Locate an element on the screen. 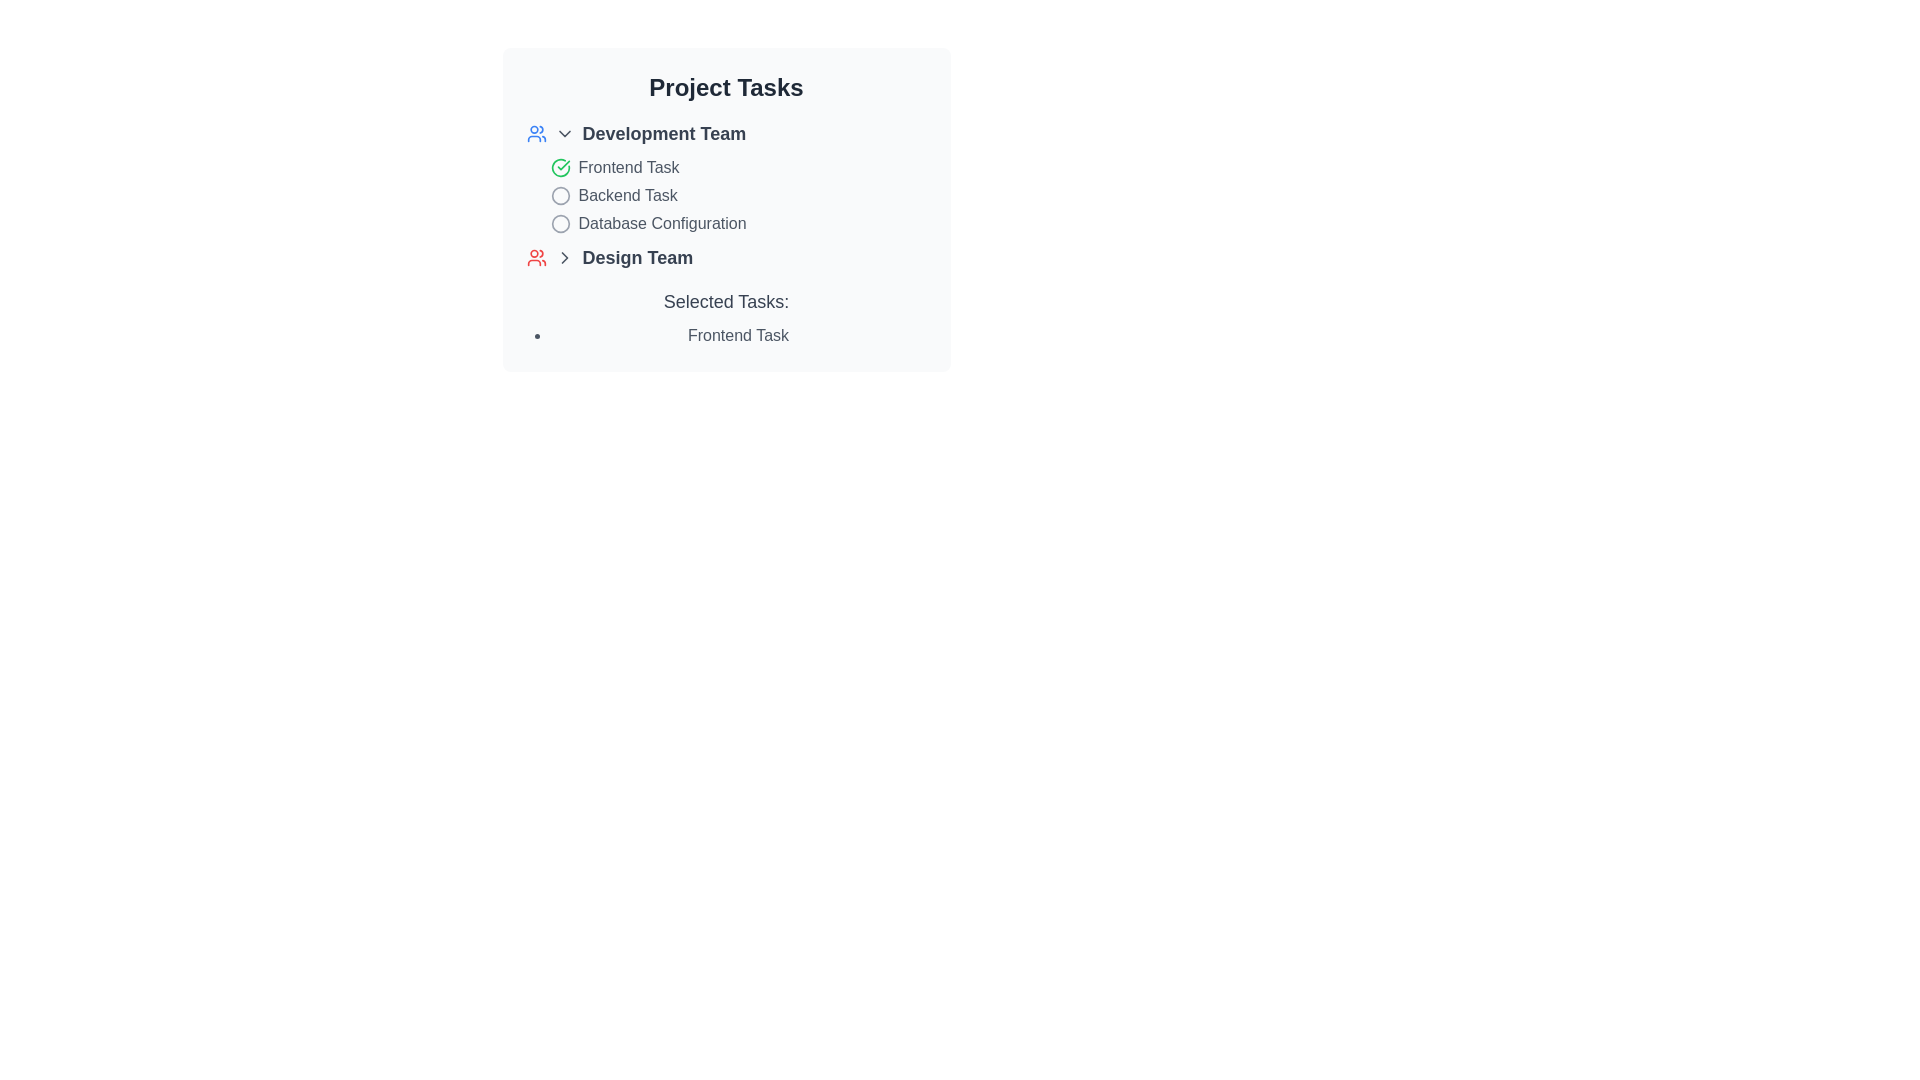 This screenshot has width=1920, height=1080. the circular icon with a green stroke and checkmark, located at the beginning of the 'Frontend Task' list item under the 'Development Team' group in the 'Project Tasks' section is located at coordinates (560, 167).